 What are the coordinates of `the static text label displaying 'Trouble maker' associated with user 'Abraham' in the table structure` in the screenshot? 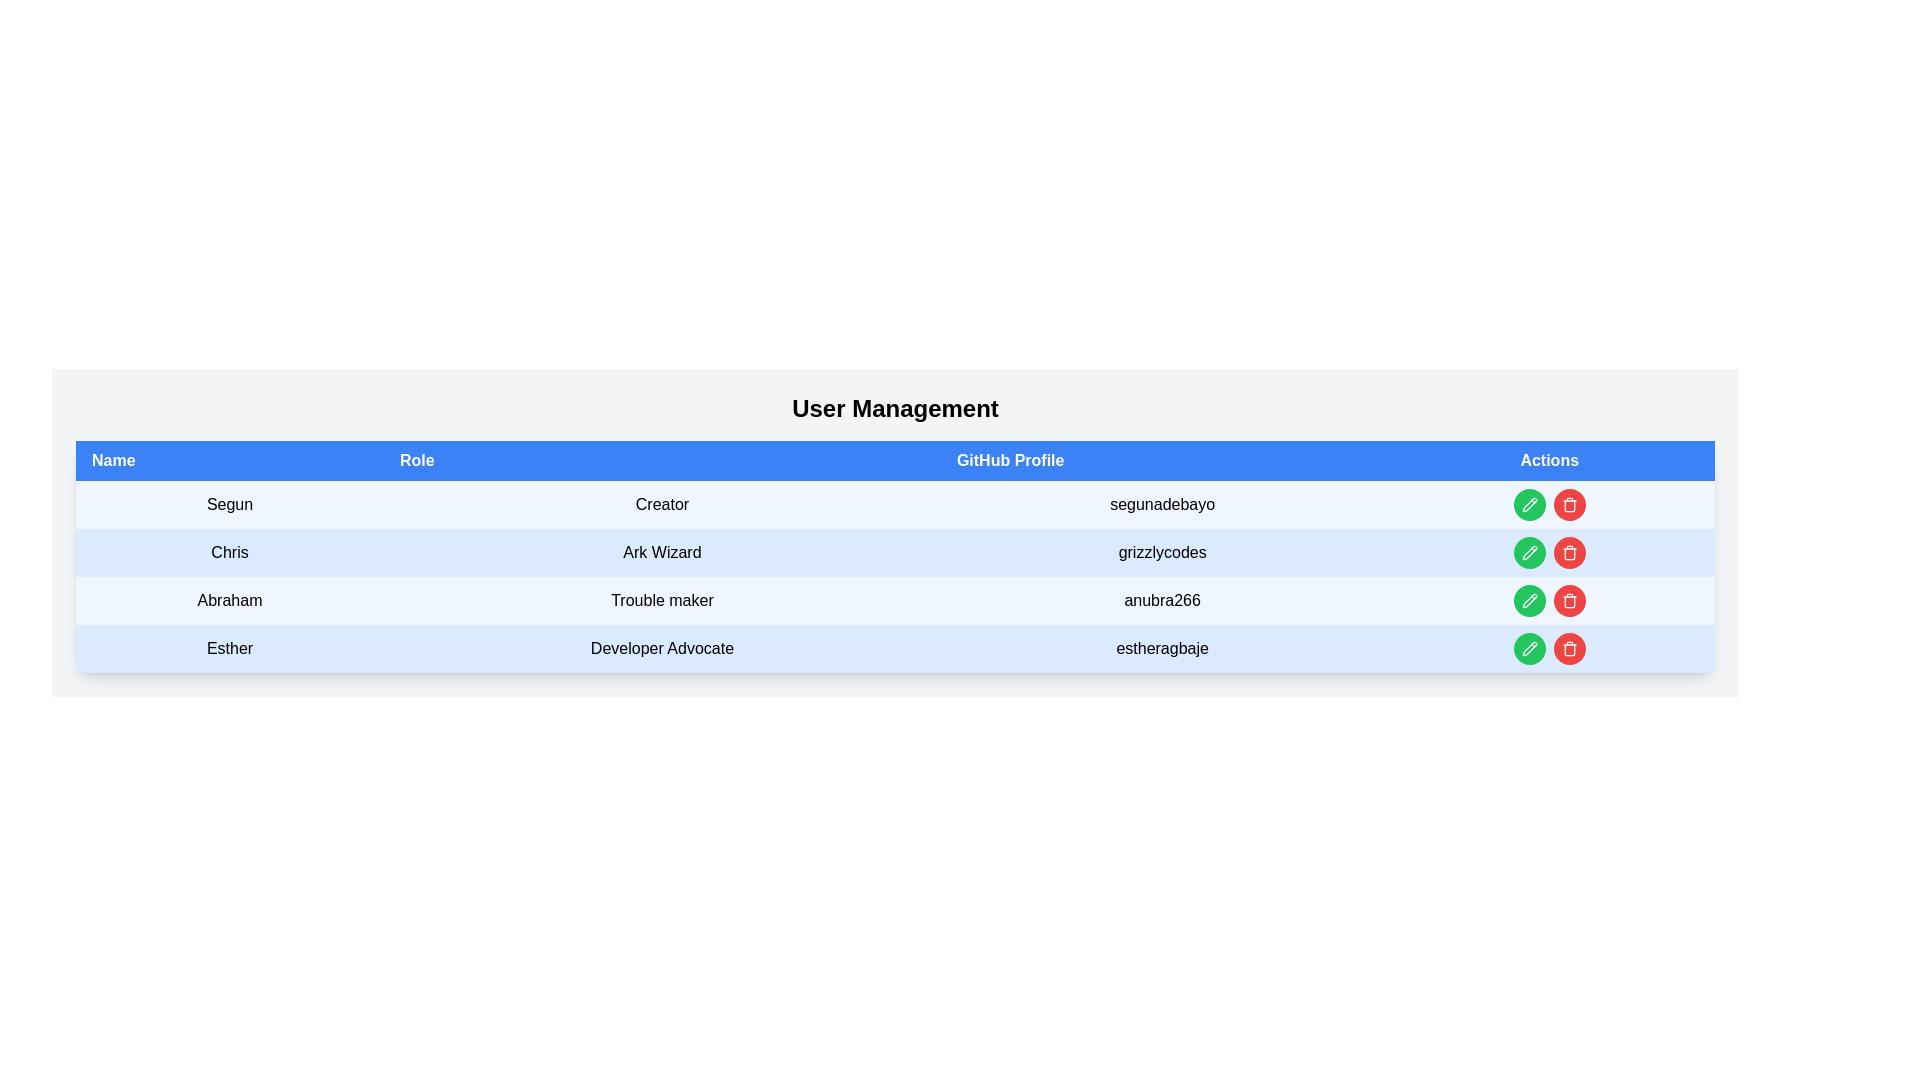 It's located at (662, 600).